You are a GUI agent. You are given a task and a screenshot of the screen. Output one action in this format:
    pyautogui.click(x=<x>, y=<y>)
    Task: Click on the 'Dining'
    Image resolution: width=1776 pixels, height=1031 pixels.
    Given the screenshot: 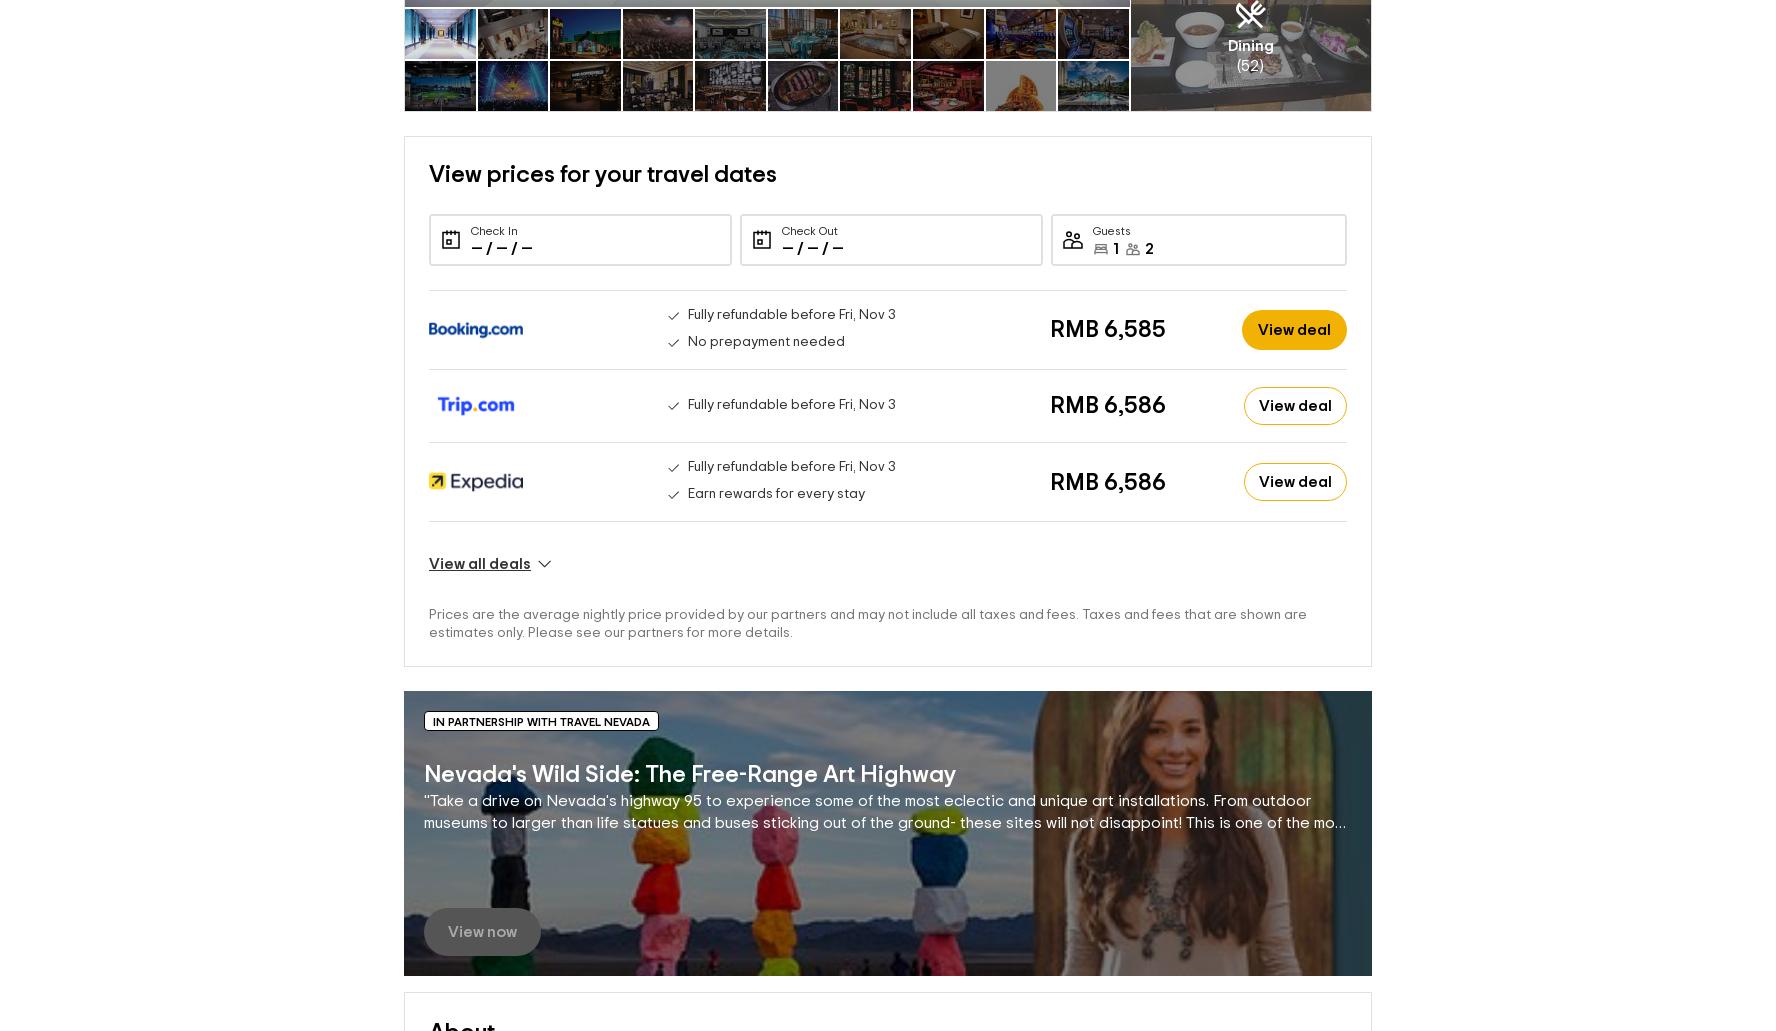 What is the action you would take?
    pyautogui.click(x=1248, y=12)
    